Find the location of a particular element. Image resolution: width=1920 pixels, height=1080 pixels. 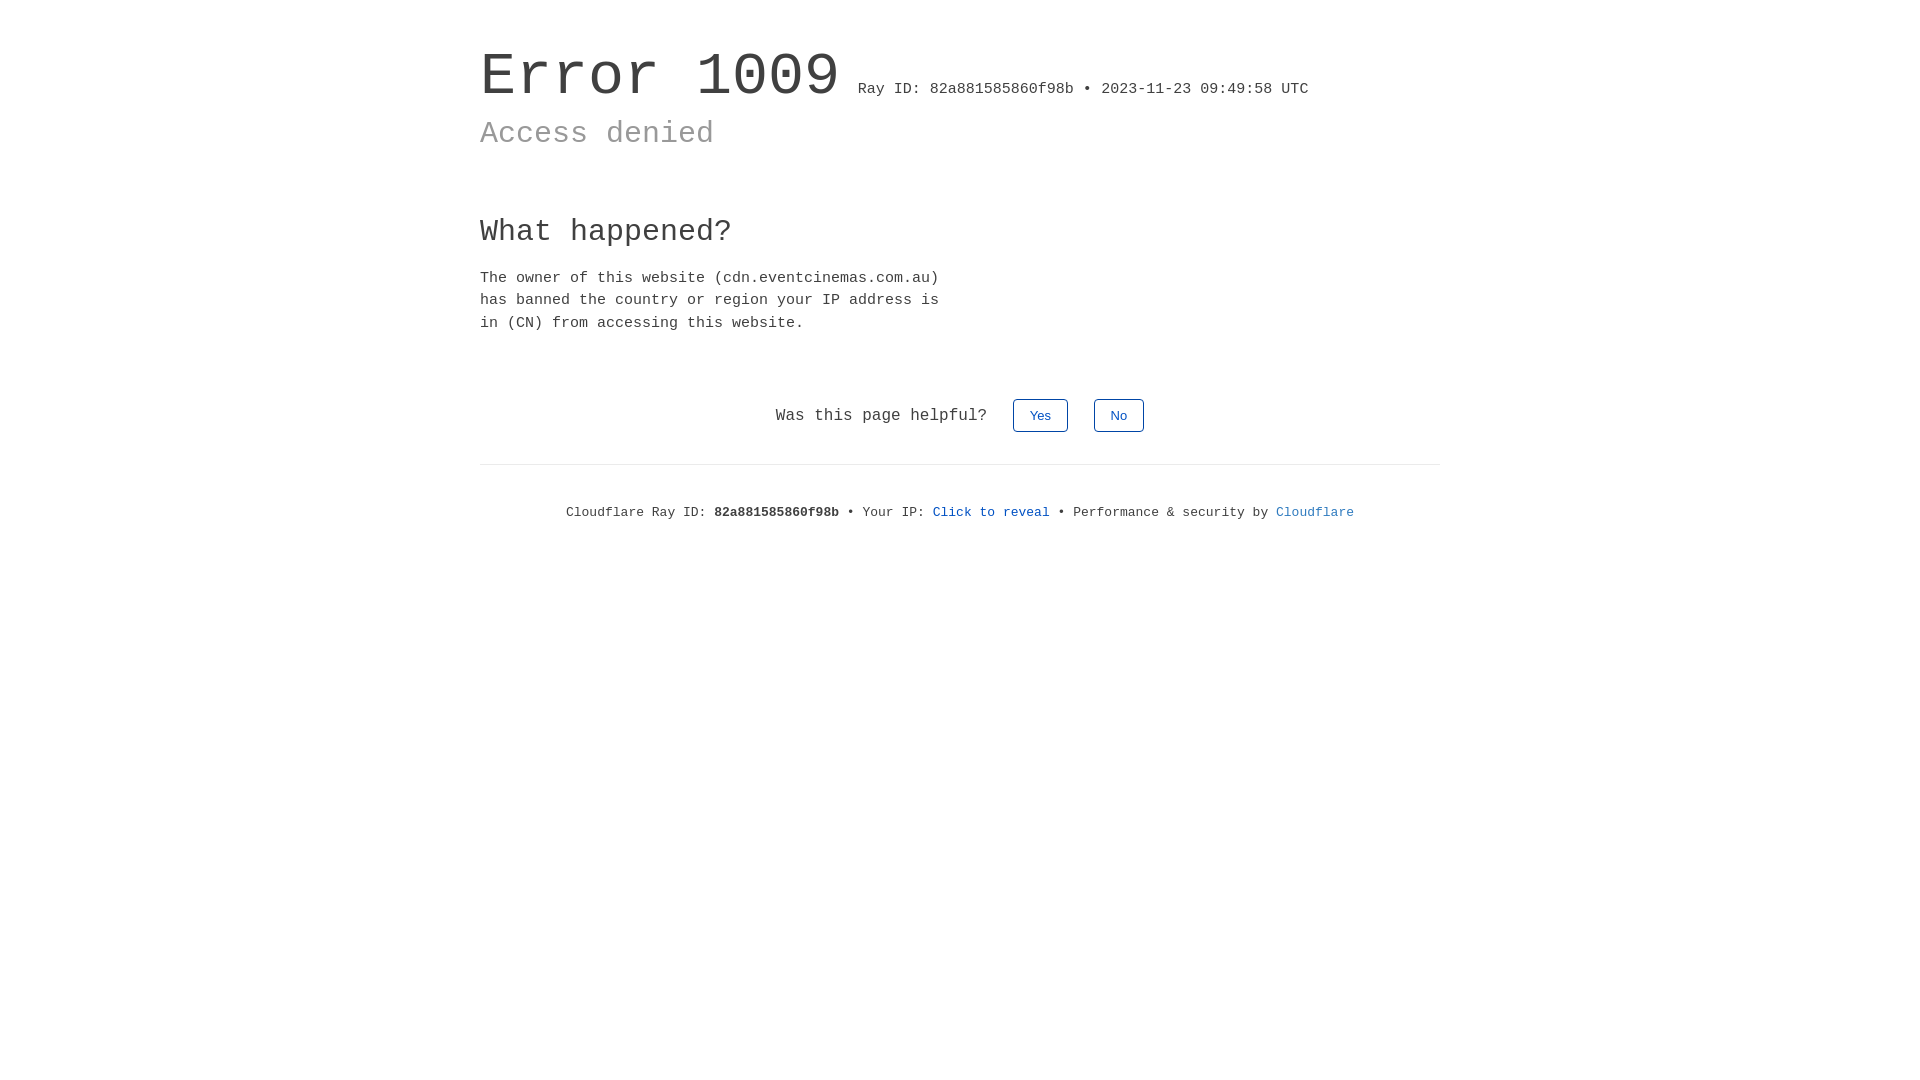

'Click to reveal' is located at coordinates (991, 511).